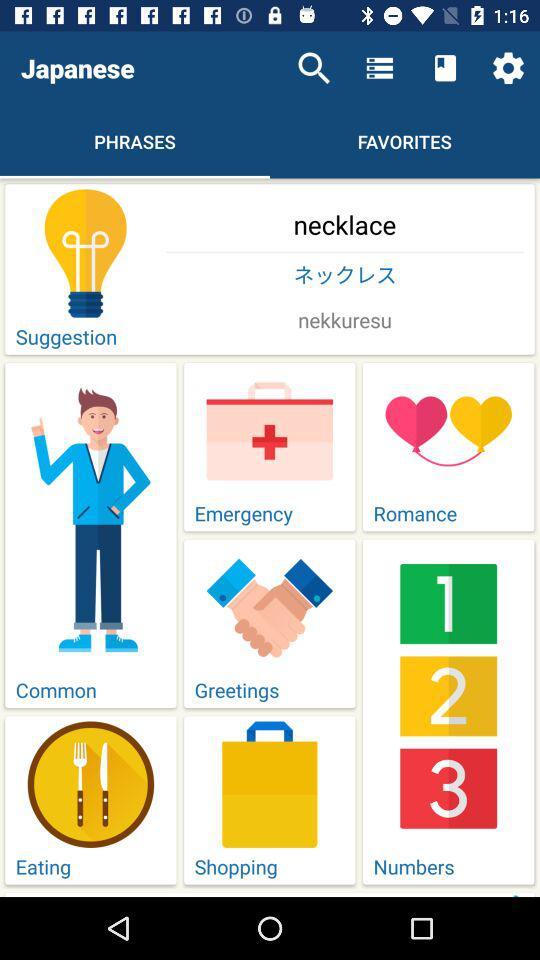  What do you see at coordinates (270, 447) in the screenshot?
I see `emergeny icon above greetings` at bounding box center [270, 447].